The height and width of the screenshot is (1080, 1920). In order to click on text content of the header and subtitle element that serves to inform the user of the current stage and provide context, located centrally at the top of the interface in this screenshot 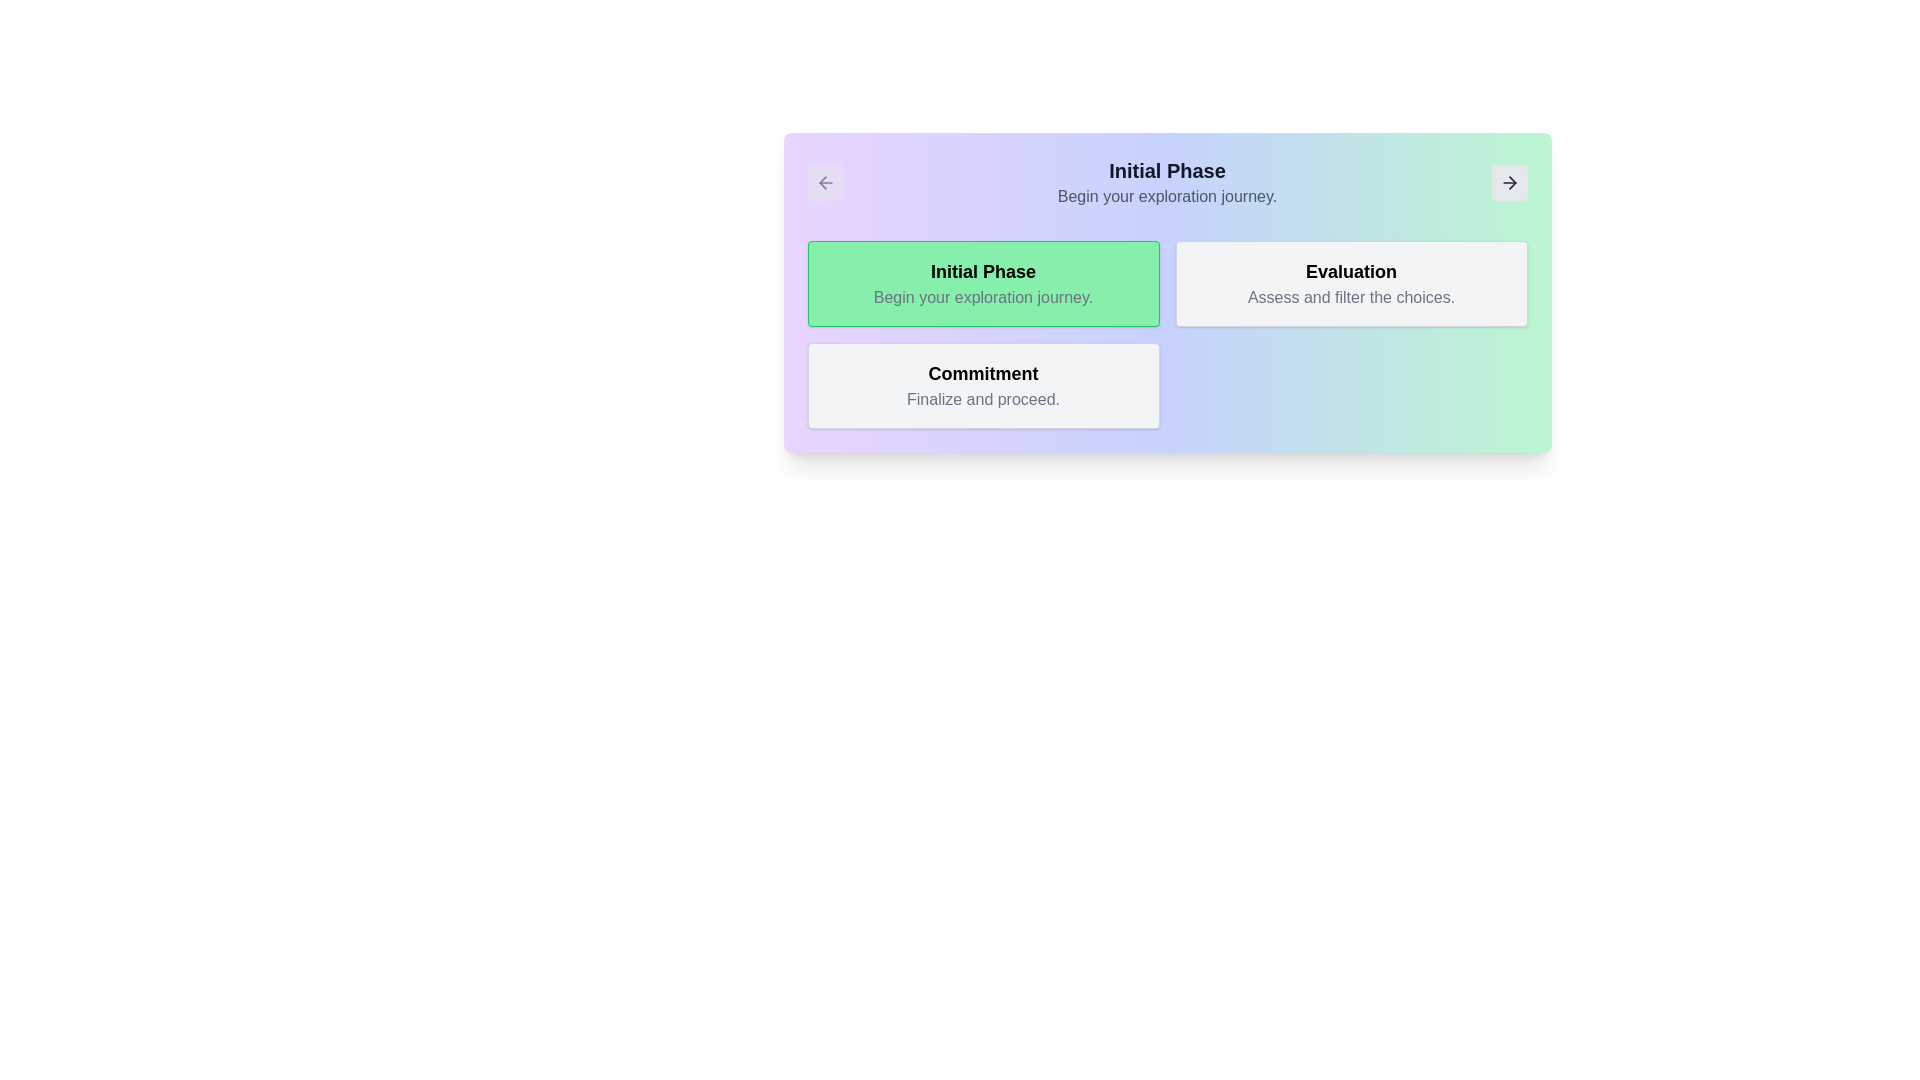, I will do `click(1167, 182)`.